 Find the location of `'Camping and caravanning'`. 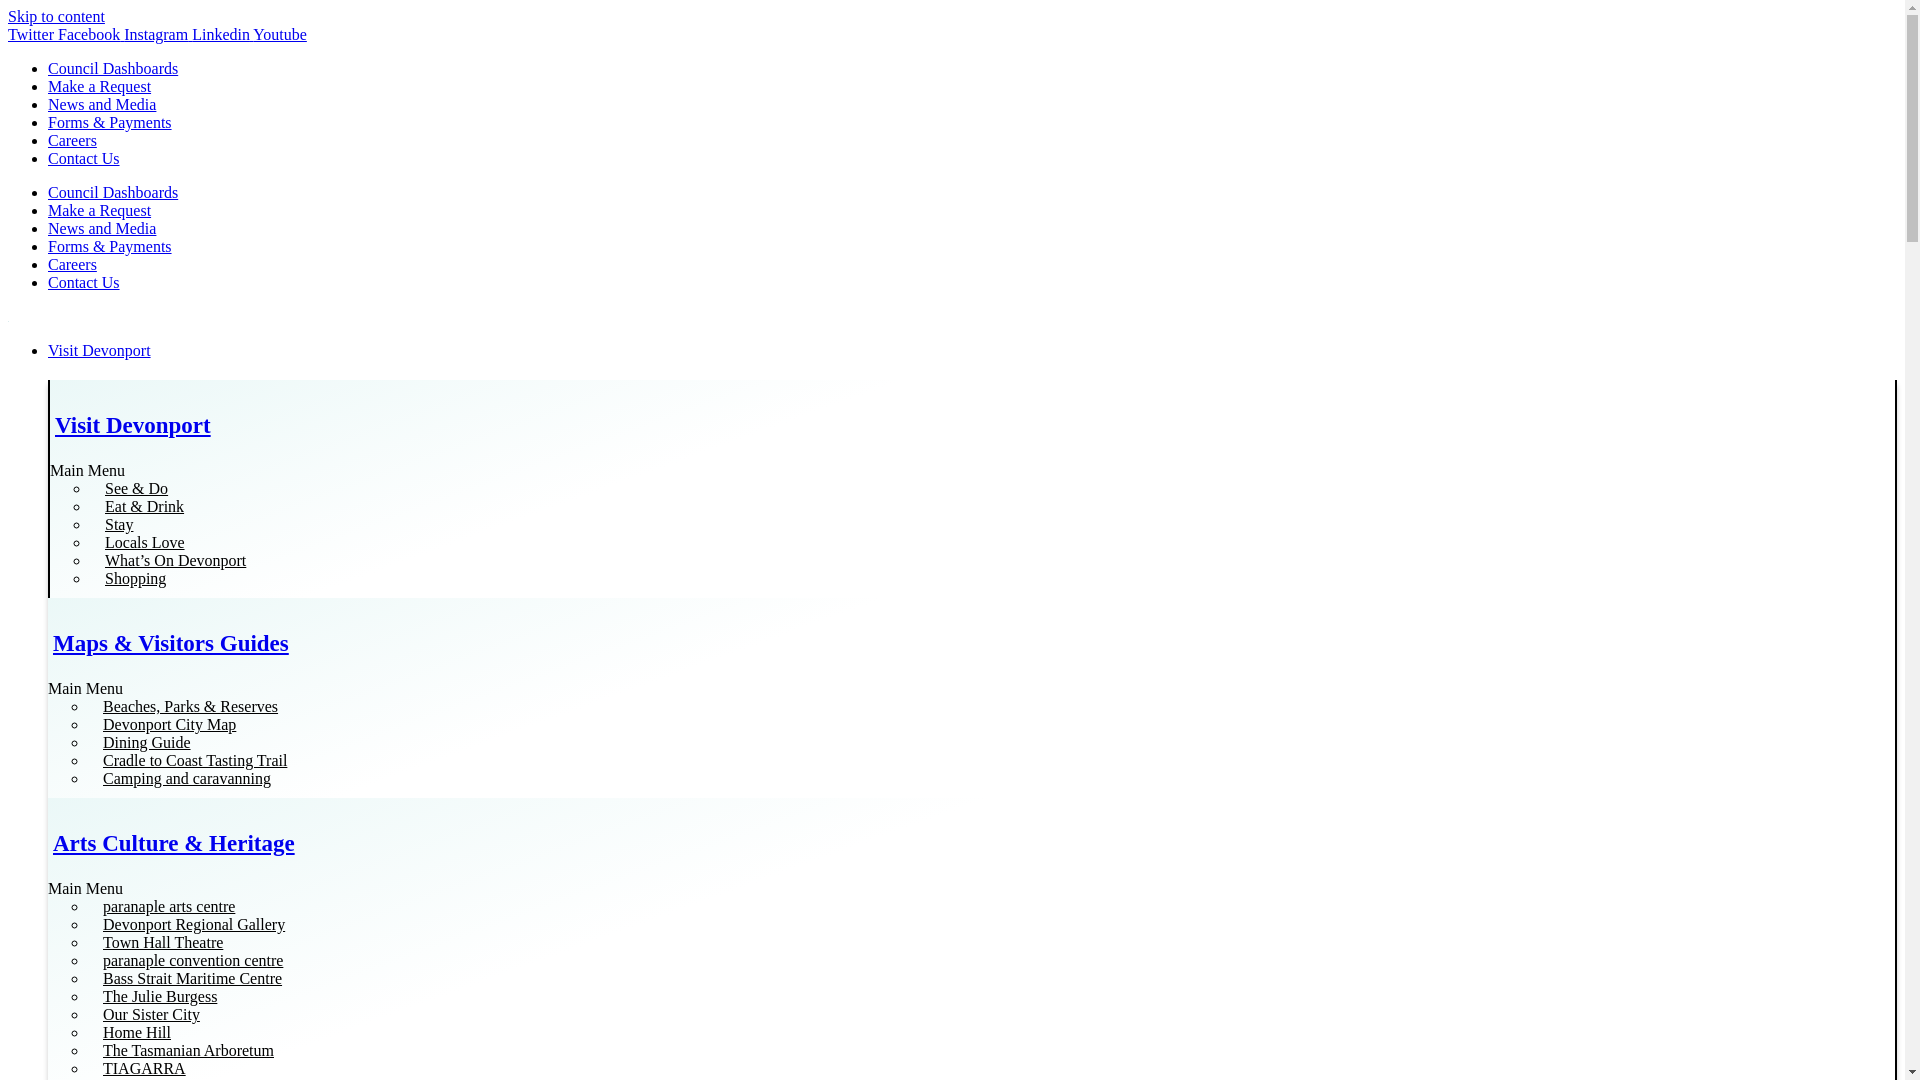

'Camping and caravanning' is located at coordinates (86, 777).